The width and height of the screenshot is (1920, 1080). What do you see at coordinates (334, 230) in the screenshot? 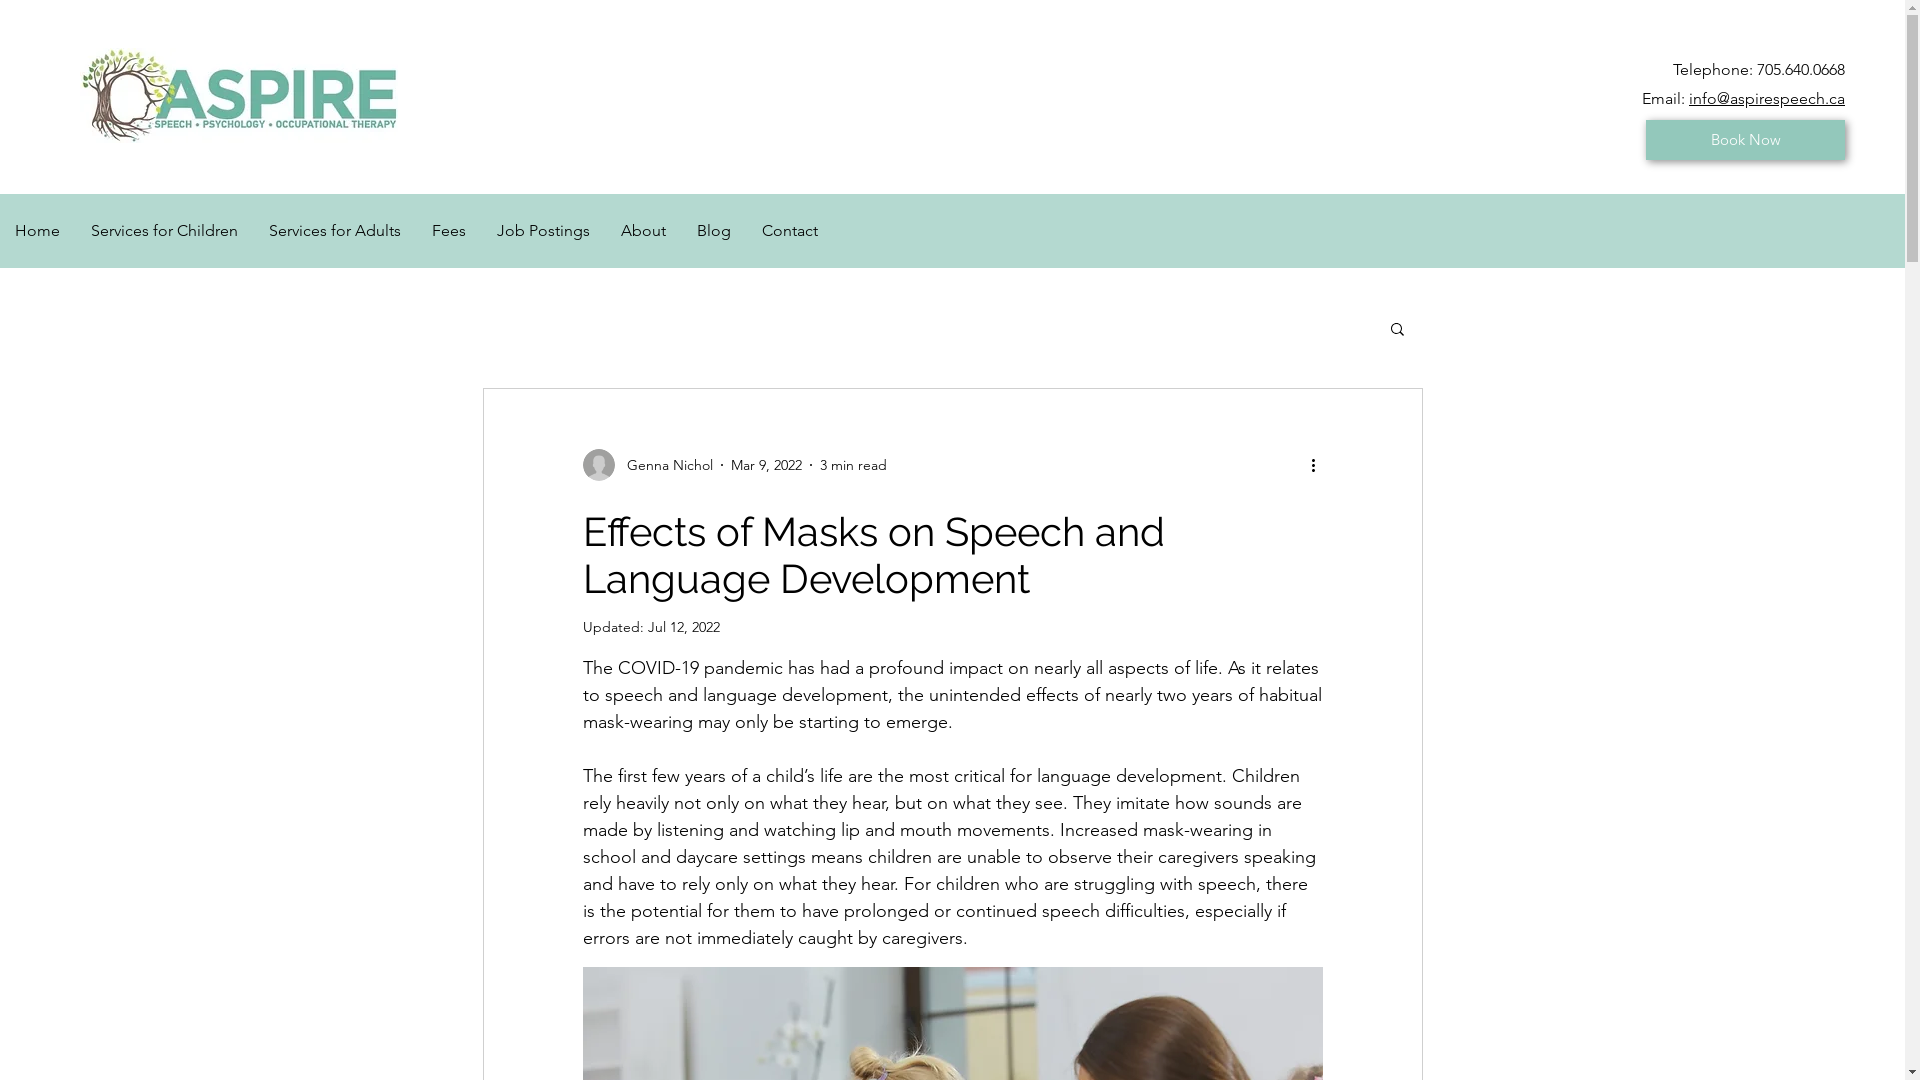
I see `'Services for Adults'` at bounding box center [334, 230].